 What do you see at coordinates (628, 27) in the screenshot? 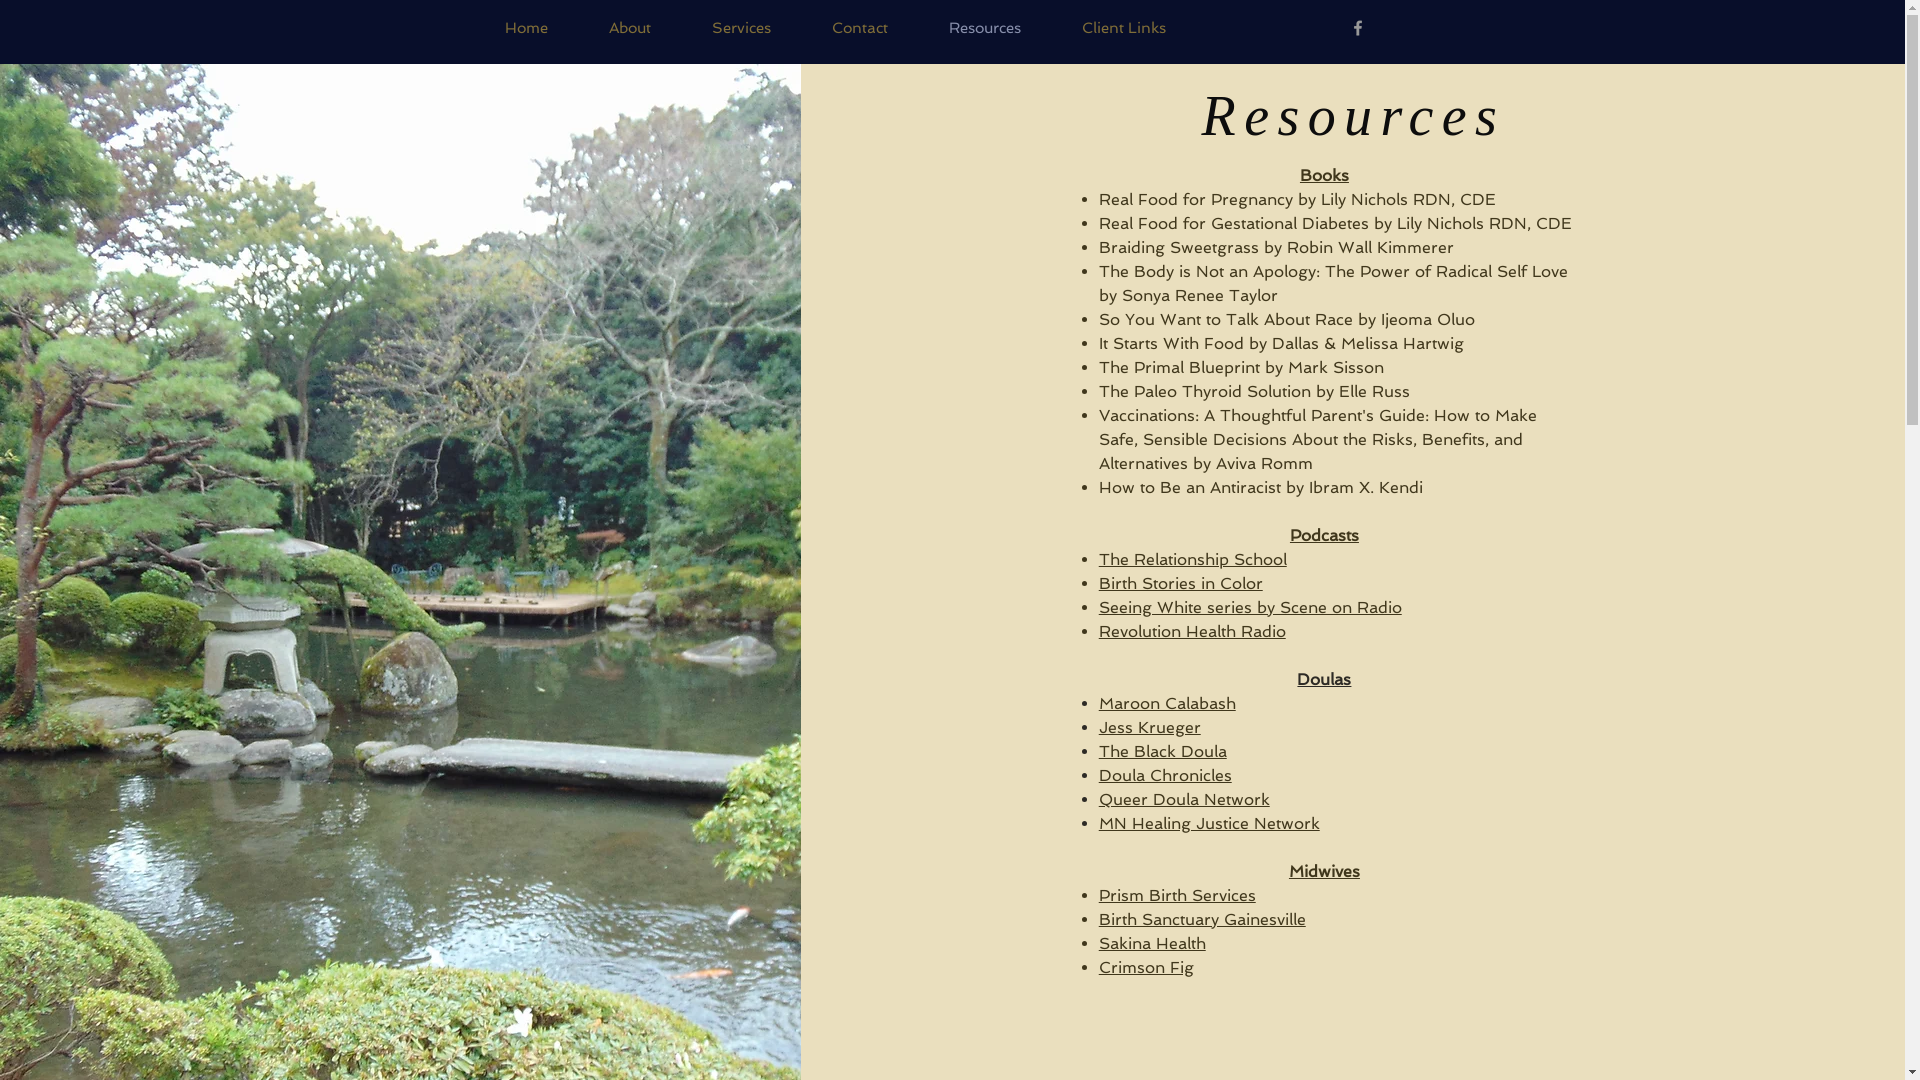
I see `'About'` at bounding box center [628, 27].